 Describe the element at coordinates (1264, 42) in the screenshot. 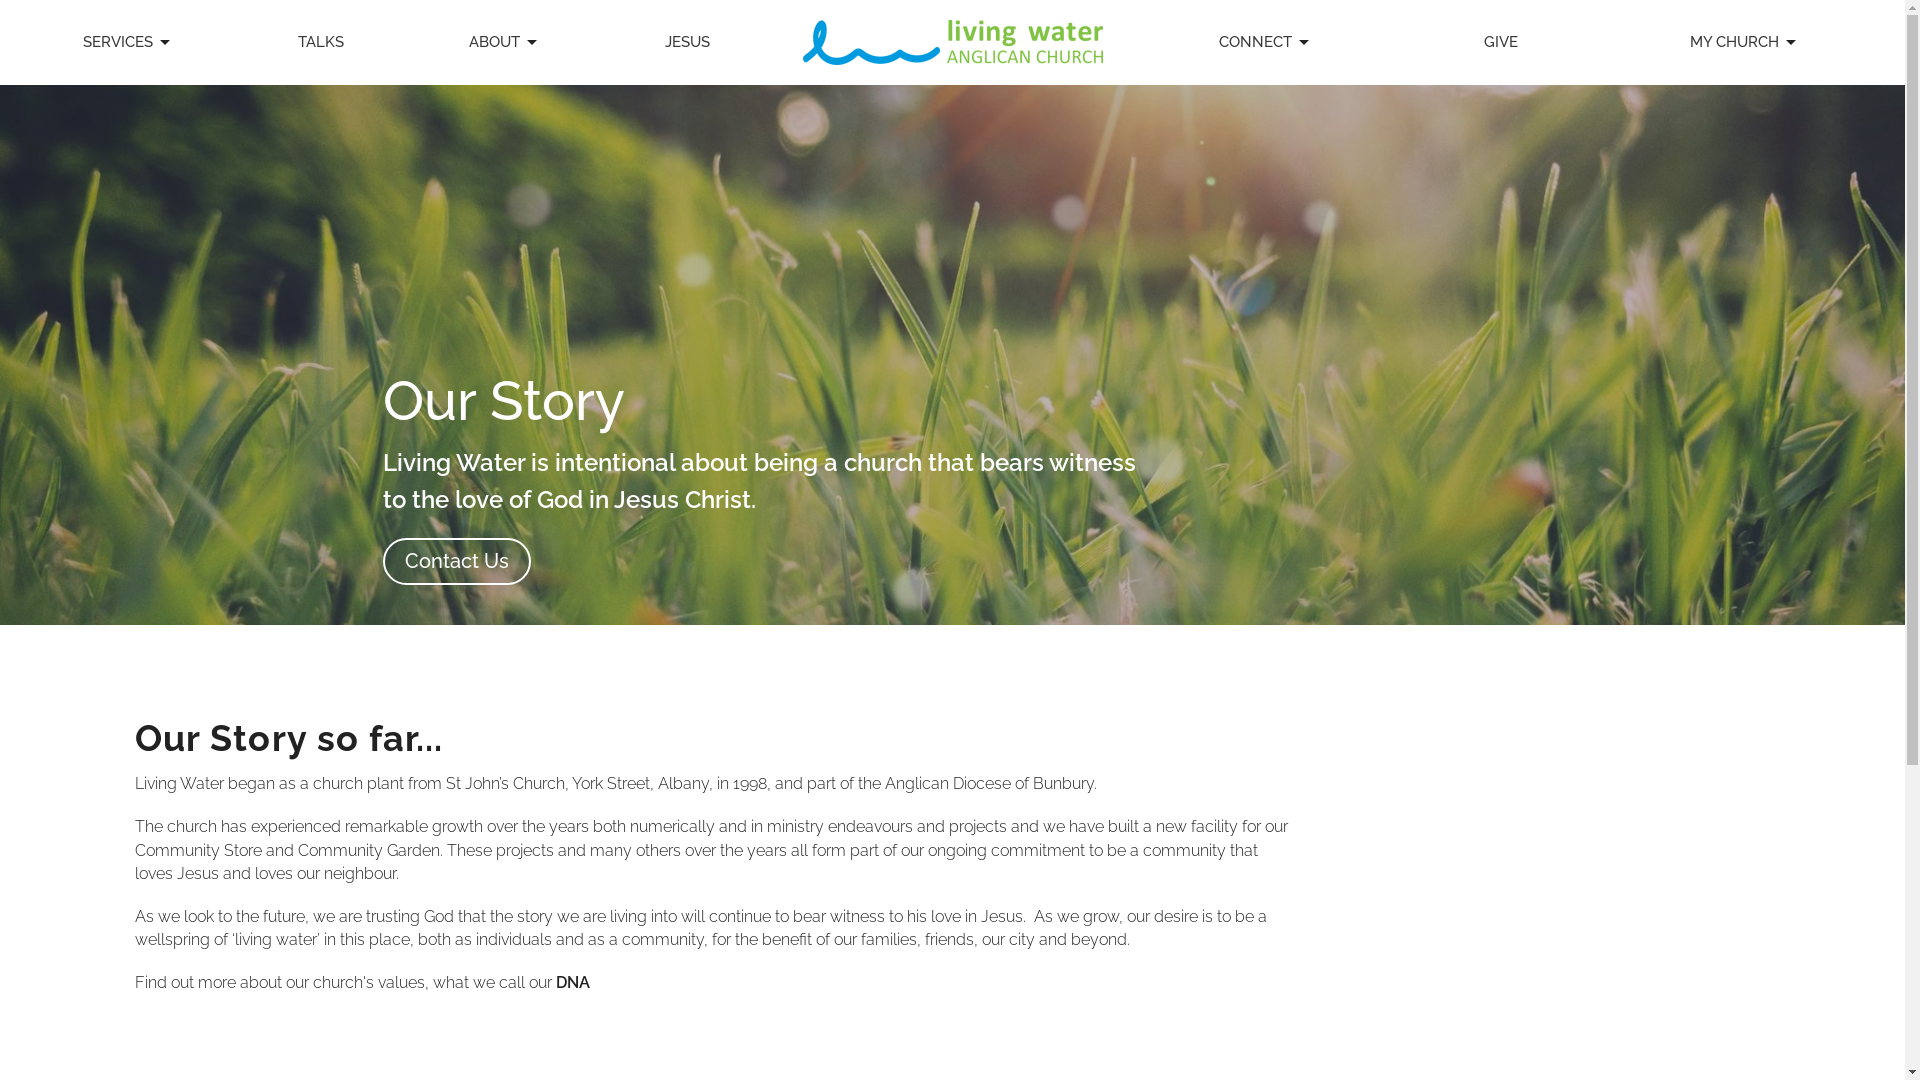

I see `'CONNECT'` at that location.